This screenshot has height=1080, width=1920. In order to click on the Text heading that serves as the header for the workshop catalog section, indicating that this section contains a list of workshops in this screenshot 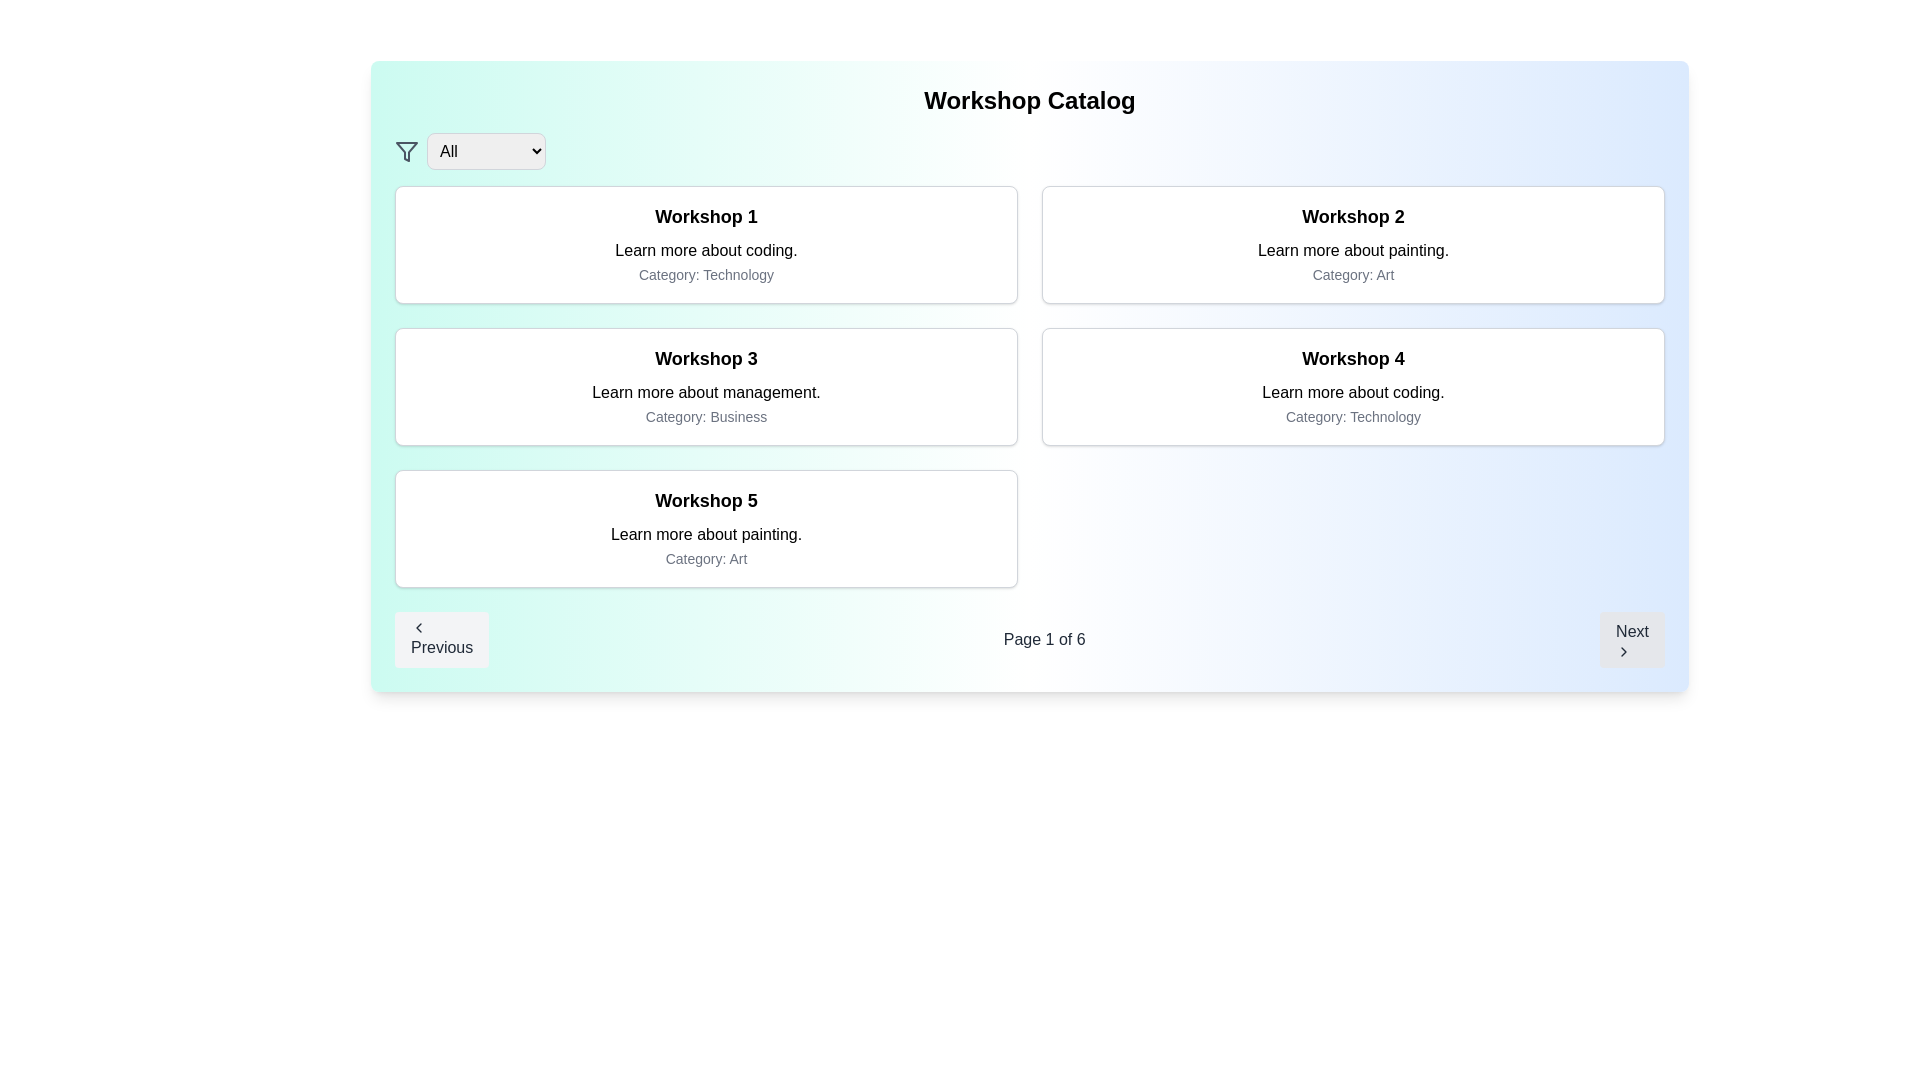, I will do `click(1030, 100)`.